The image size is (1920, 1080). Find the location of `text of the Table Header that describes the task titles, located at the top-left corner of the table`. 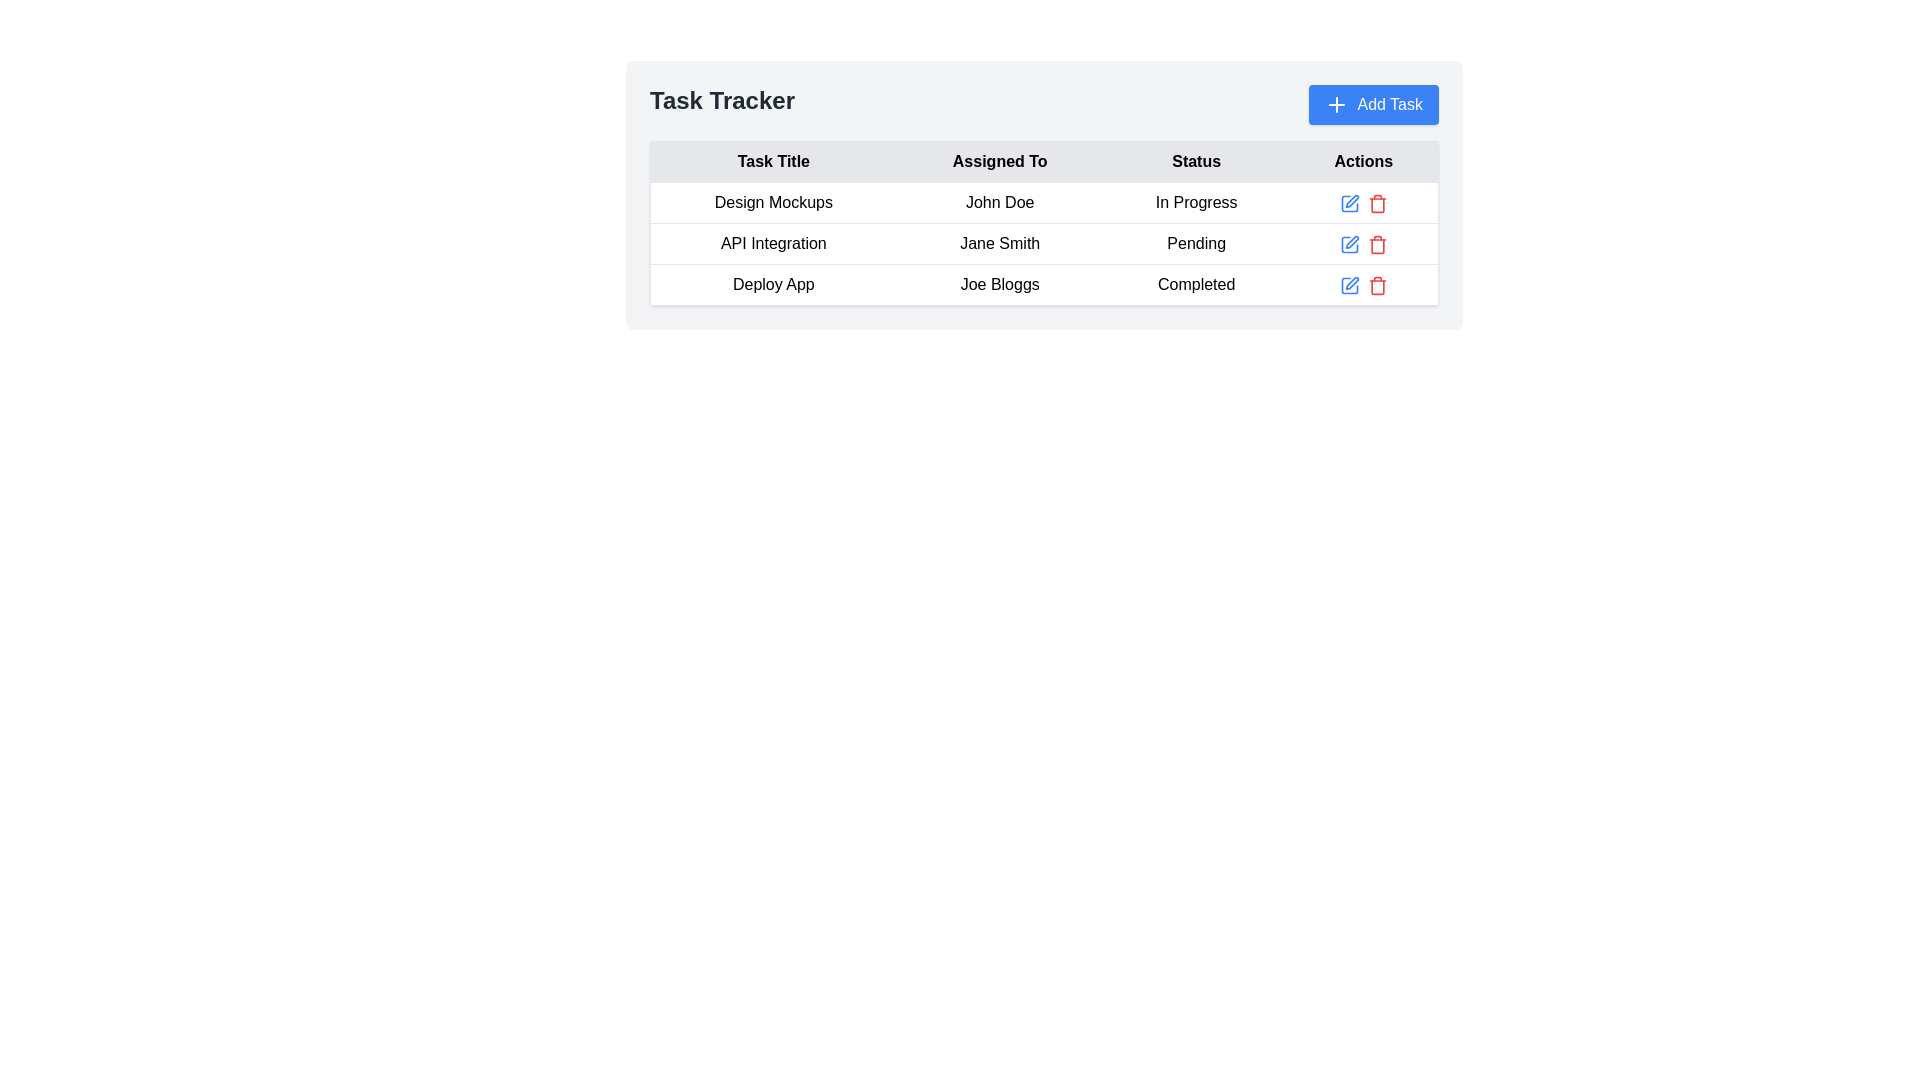

text of the Table Header that describes the task titles, located at the top-left corner of the table is located at coordinates (772, 161).